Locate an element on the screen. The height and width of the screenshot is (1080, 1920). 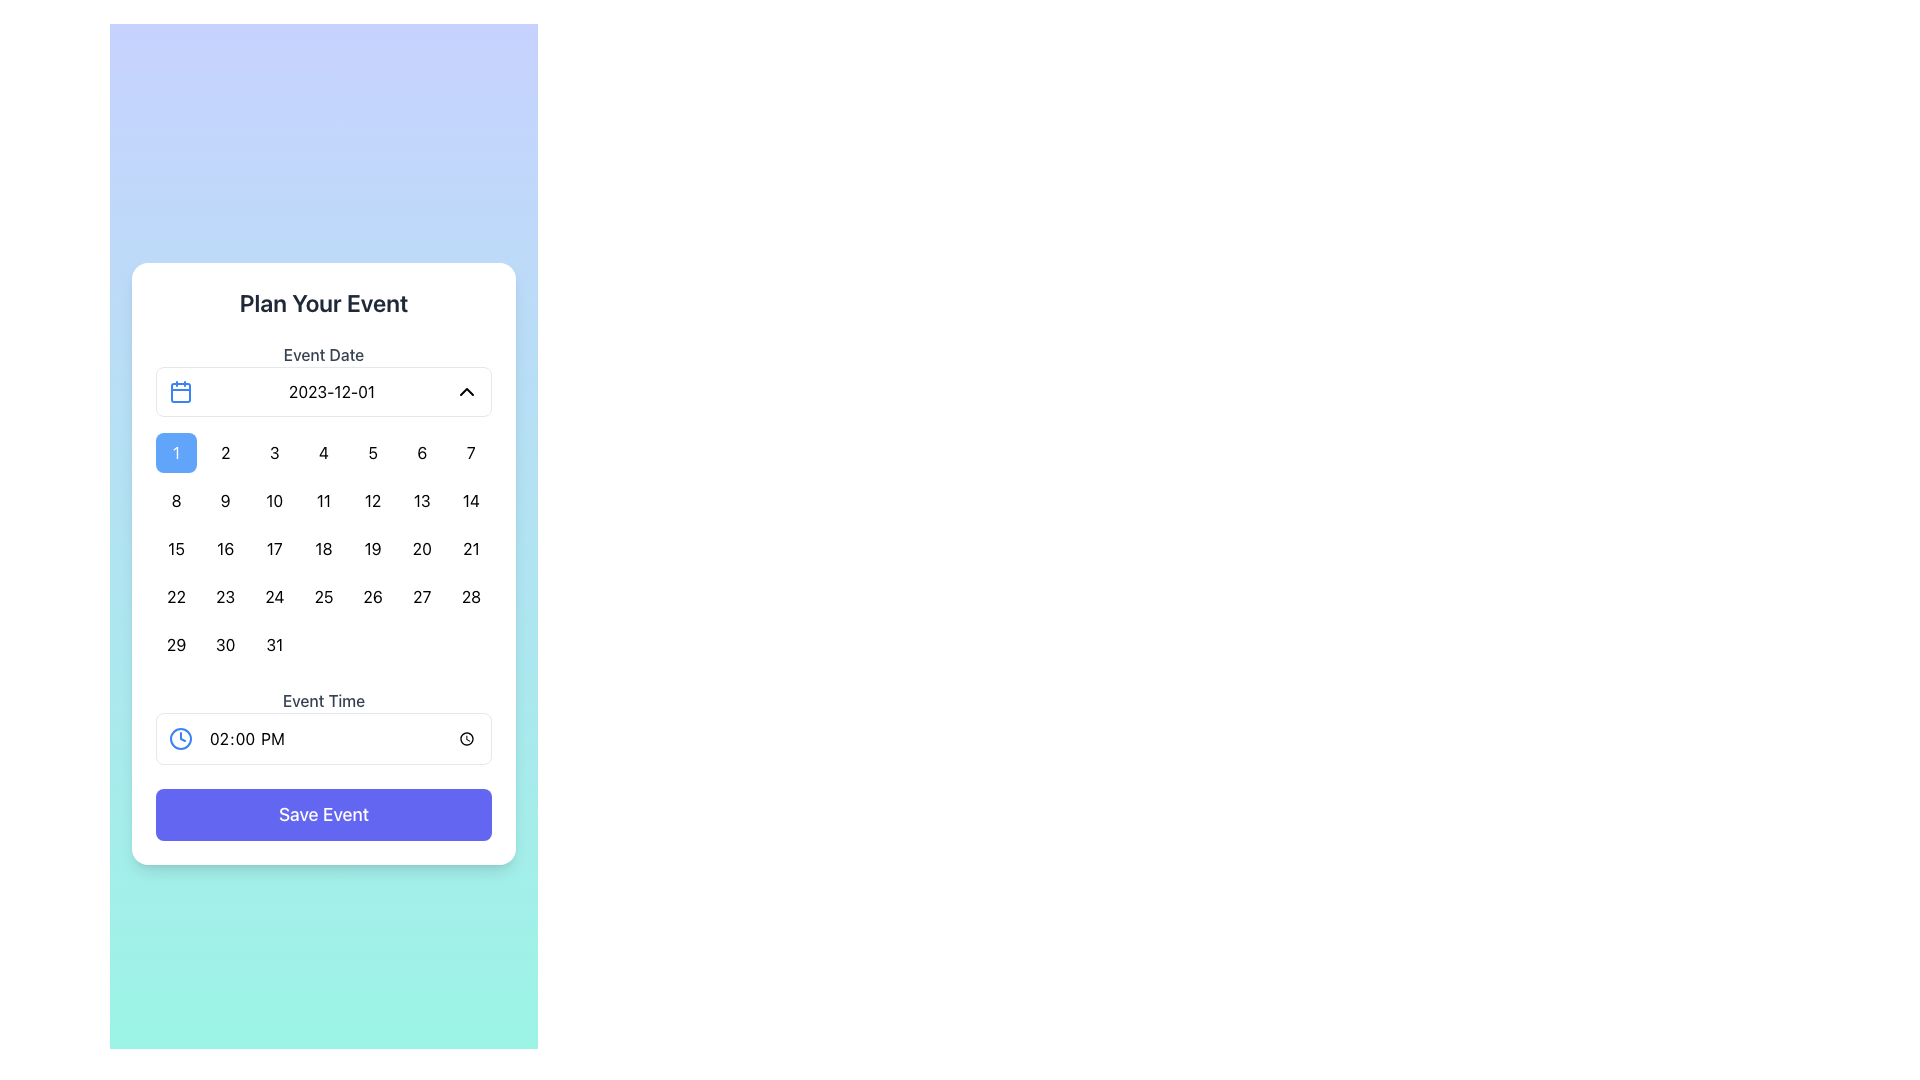
the Time input field located at the bottom section of the interface under the title 'Event Time' is located at coordinates (344, 739).